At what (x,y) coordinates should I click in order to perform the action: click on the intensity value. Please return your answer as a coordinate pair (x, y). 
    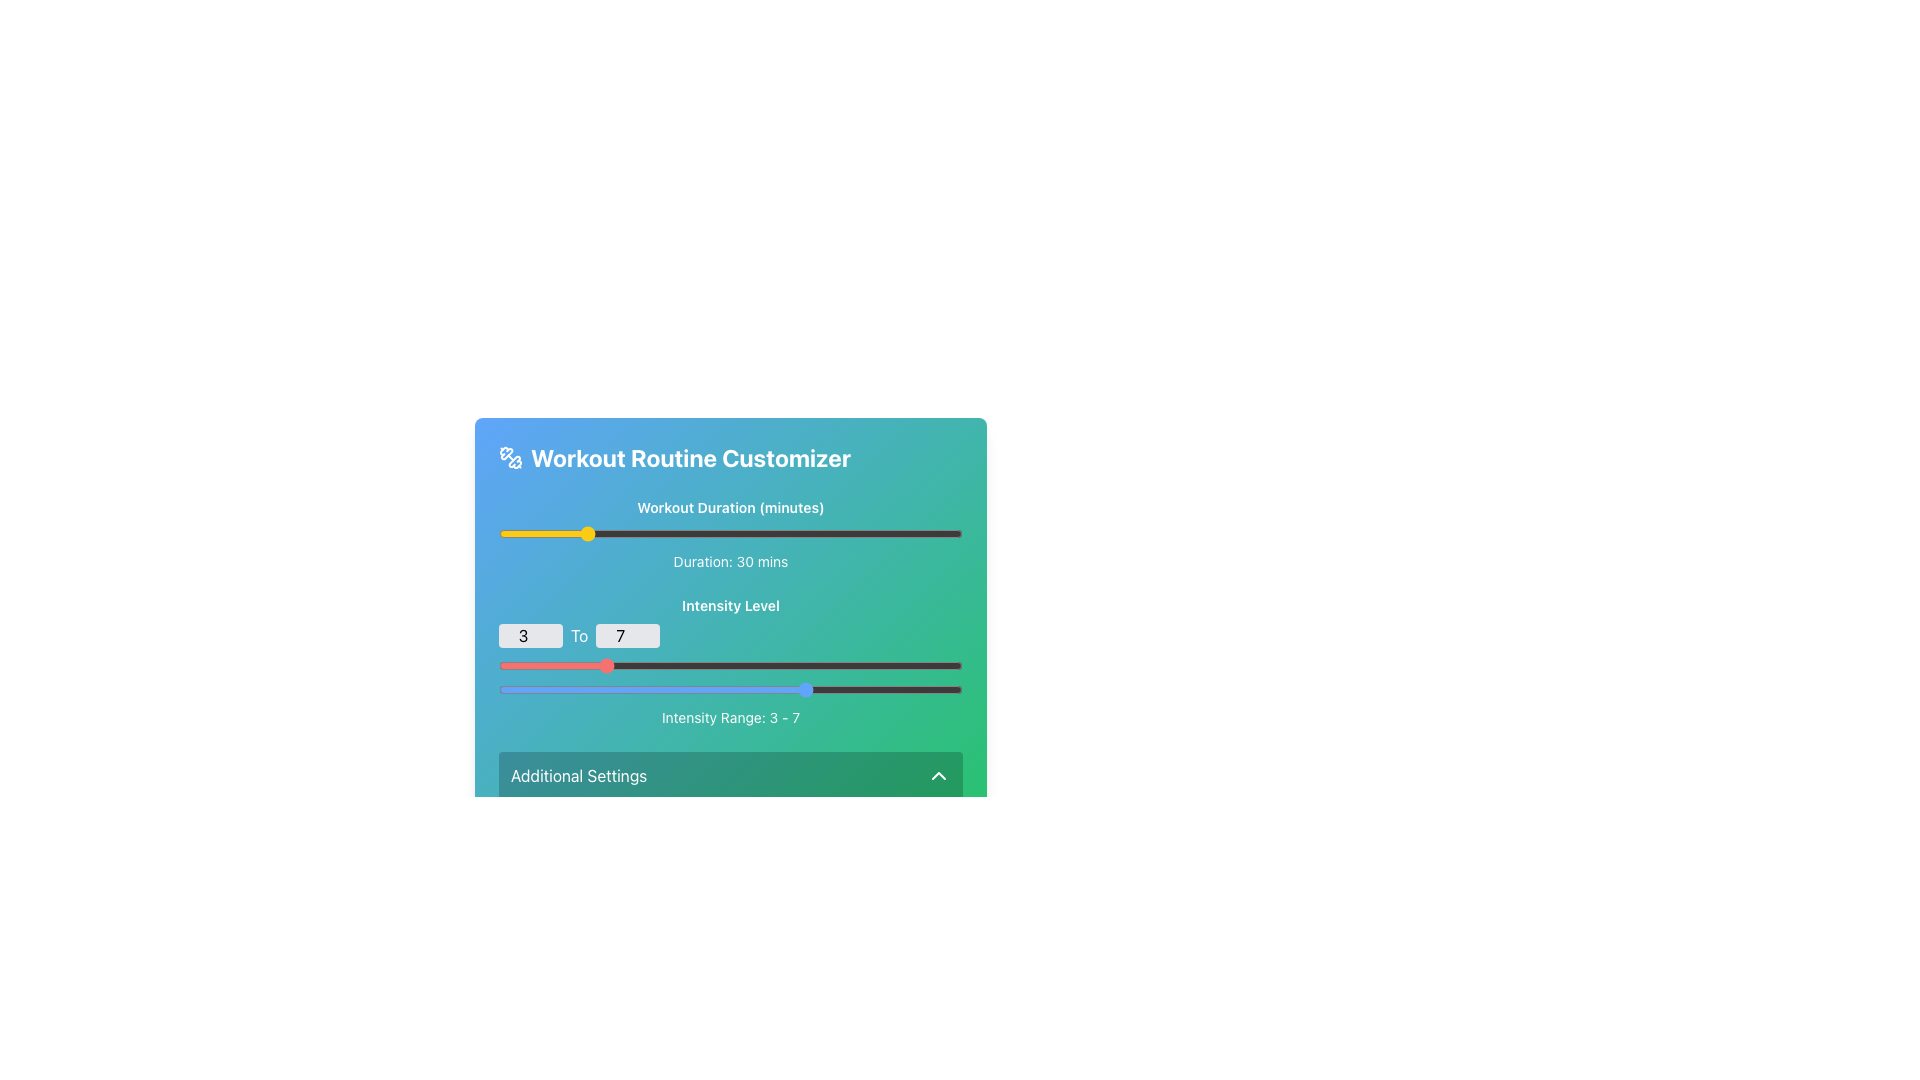
    Looking at the image, I should click on (755, 689).